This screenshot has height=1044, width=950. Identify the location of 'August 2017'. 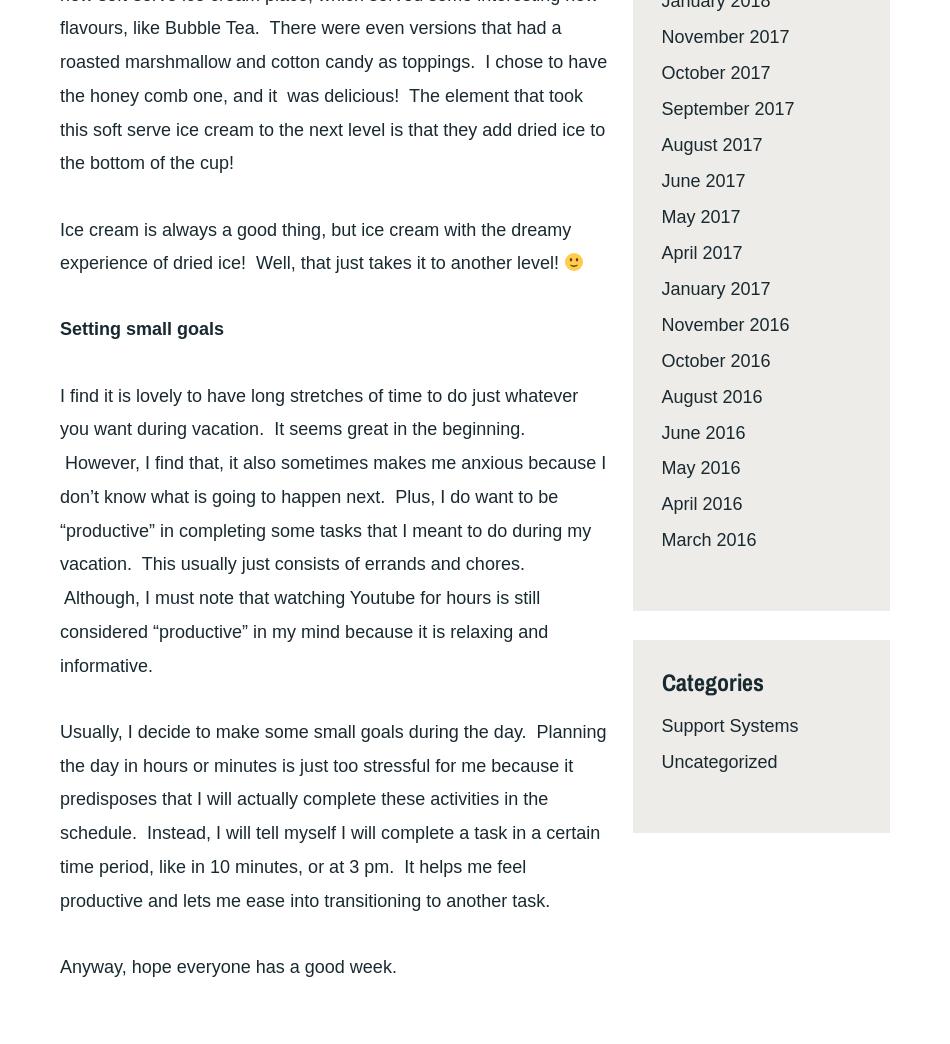
(661, 142).